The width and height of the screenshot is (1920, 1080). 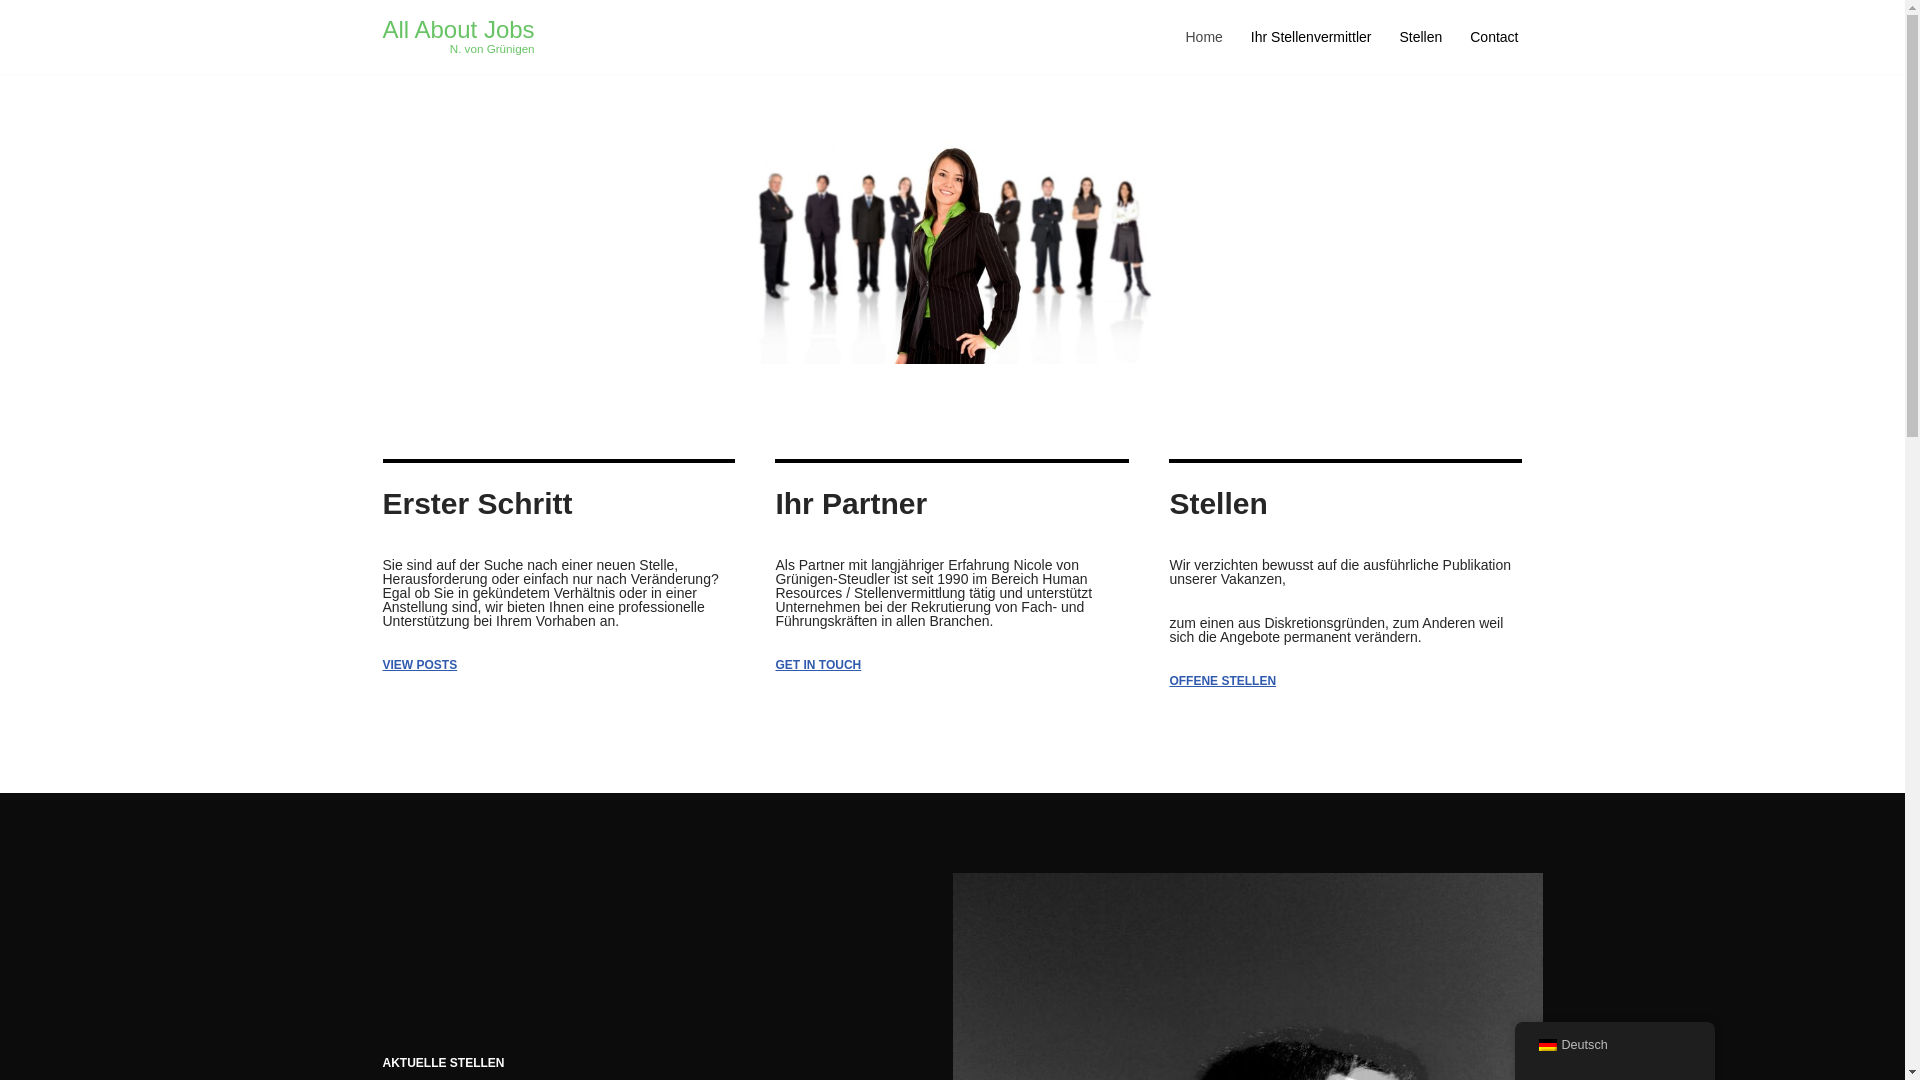 What do you see at coordinates (1493, 36) in the screenshot?
I see `'Contact'` at bounding box center [1493, 36].